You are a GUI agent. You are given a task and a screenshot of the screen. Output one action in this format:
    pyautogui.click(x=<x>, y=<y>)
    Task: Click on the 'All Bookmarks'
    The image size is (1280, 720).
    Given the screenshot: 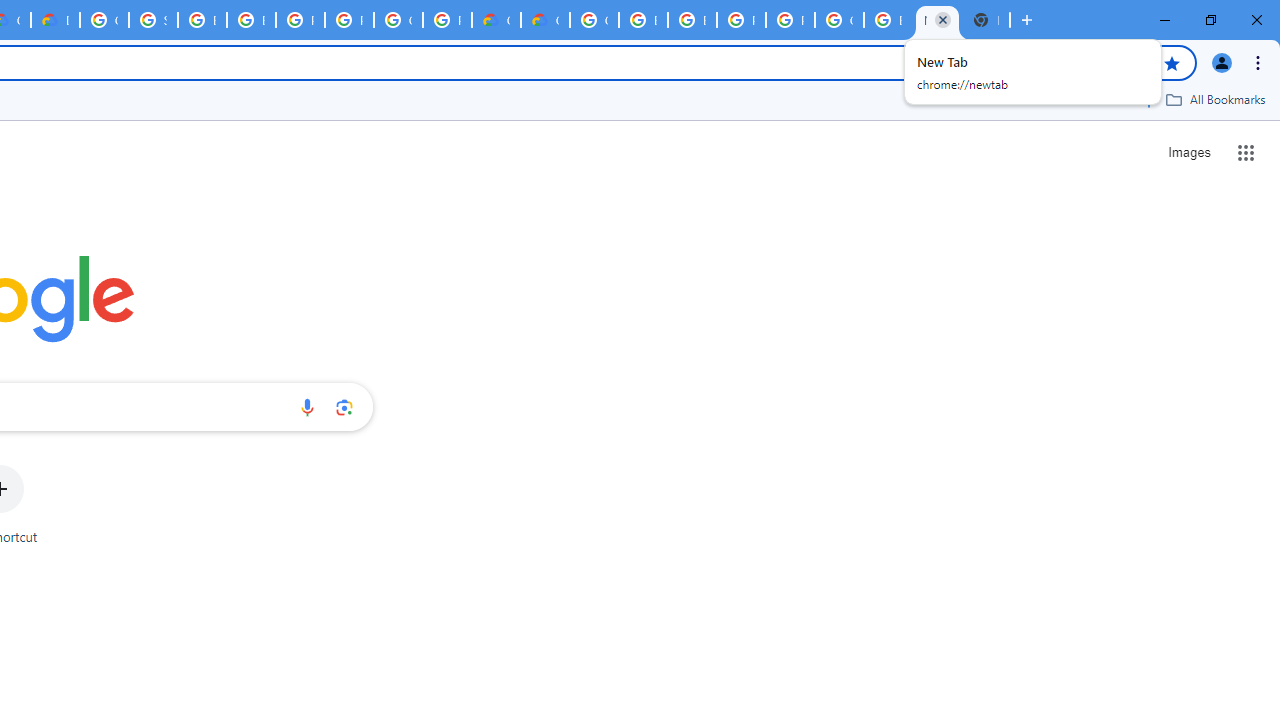 What is the action you would take?
    pyautogui.click(x=1214, y=99)
    